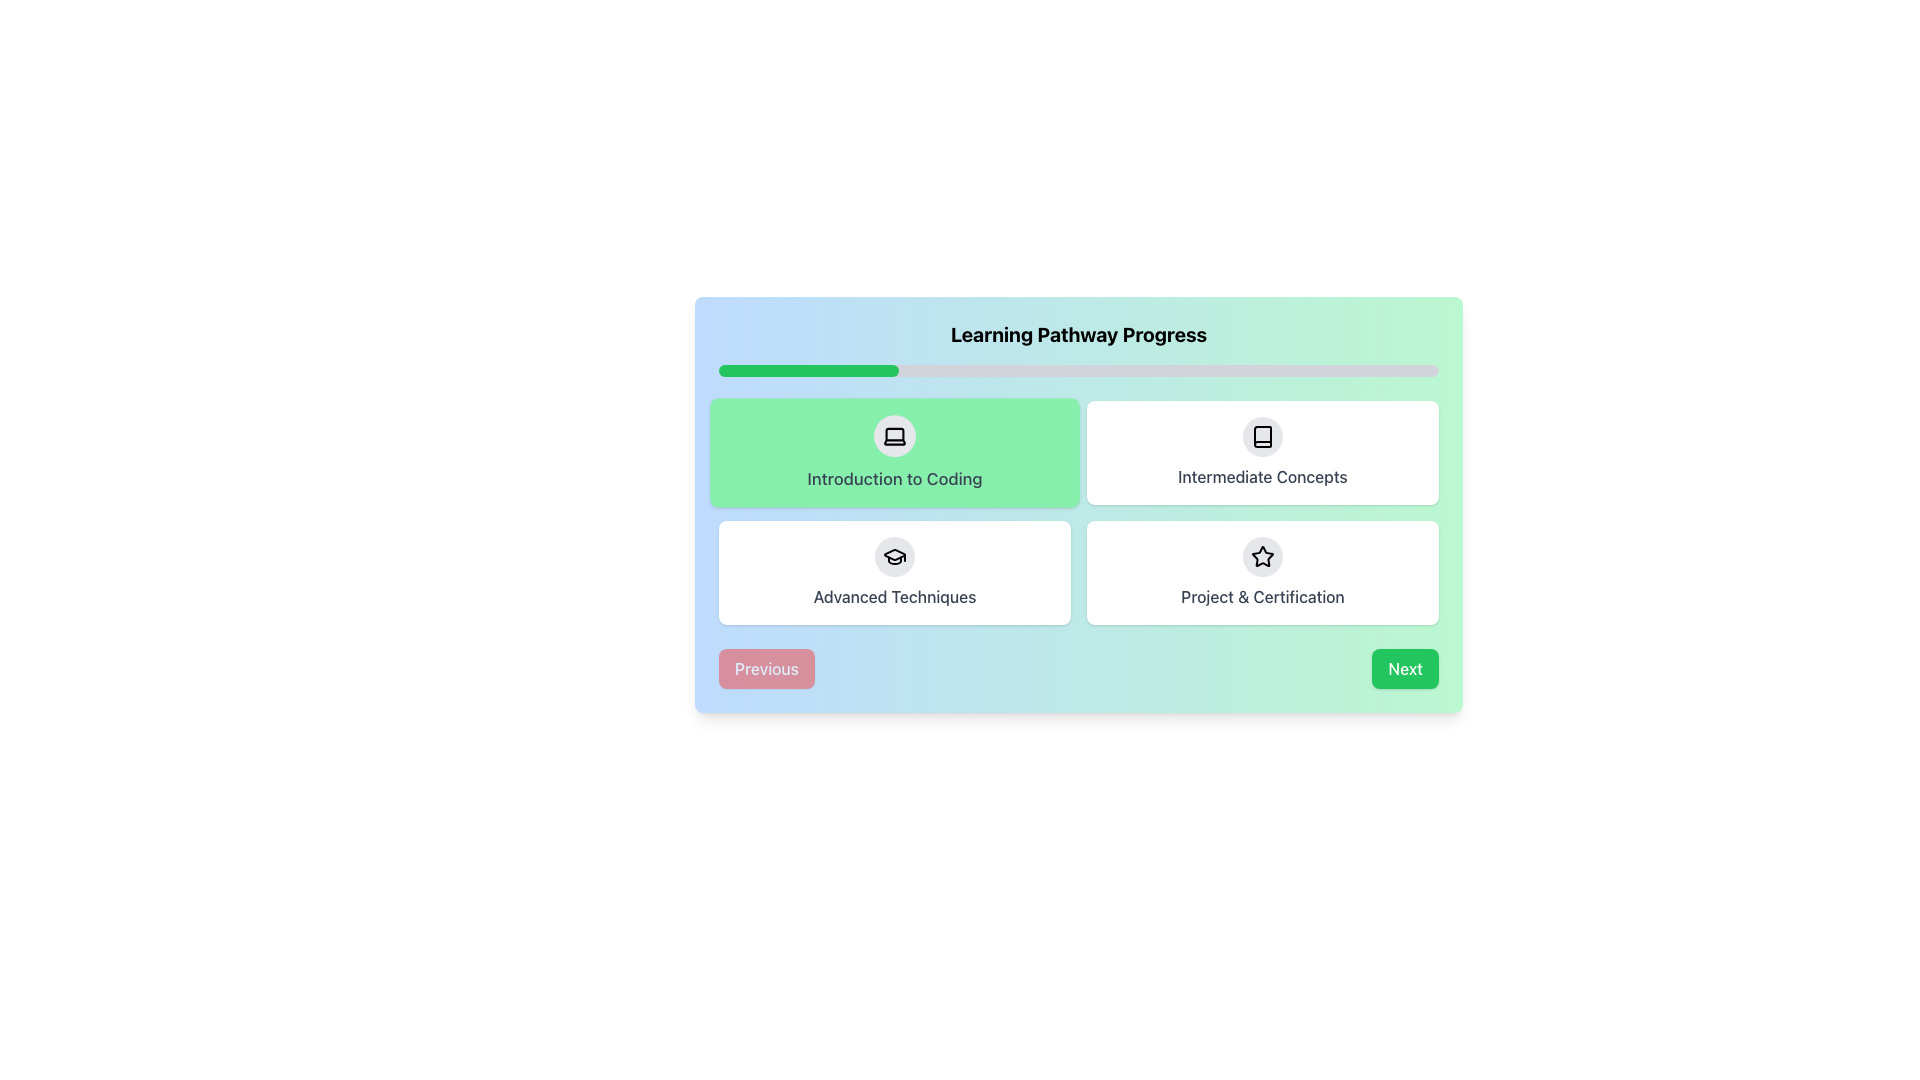  Describe the element at coordinates (893, 573) in the screenshot. I see `the 'Advanced Techniques' card, which is the third card in a 2-row grid layout located in the bottom-left corner, directly below the 'Introduction to Coding' card and to the left of the 'Project & Certification' card` at that location.